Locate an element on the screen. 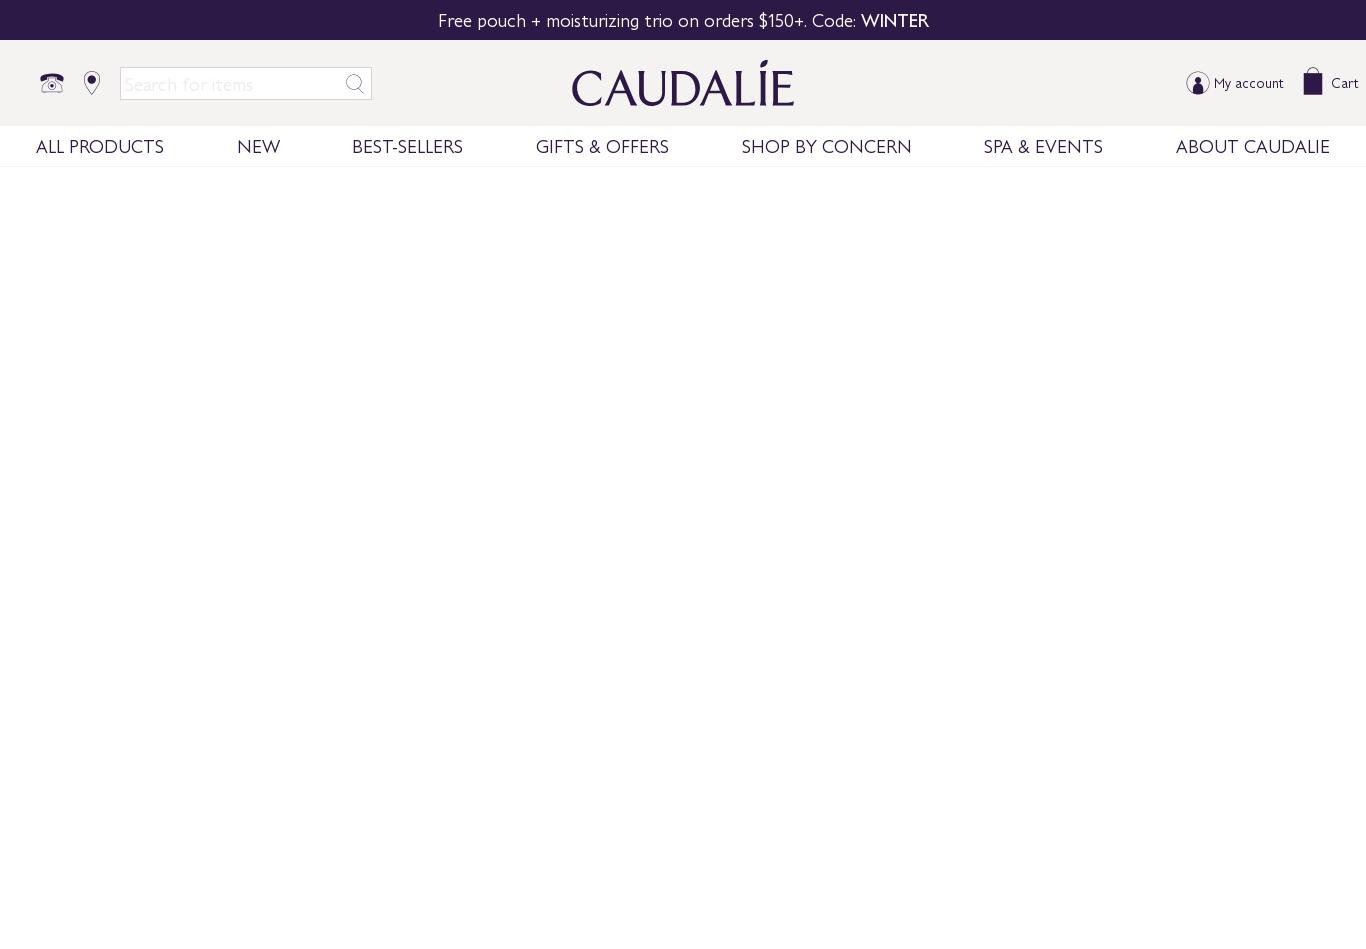  'icon_maps' is located at coordinates (91, 83).